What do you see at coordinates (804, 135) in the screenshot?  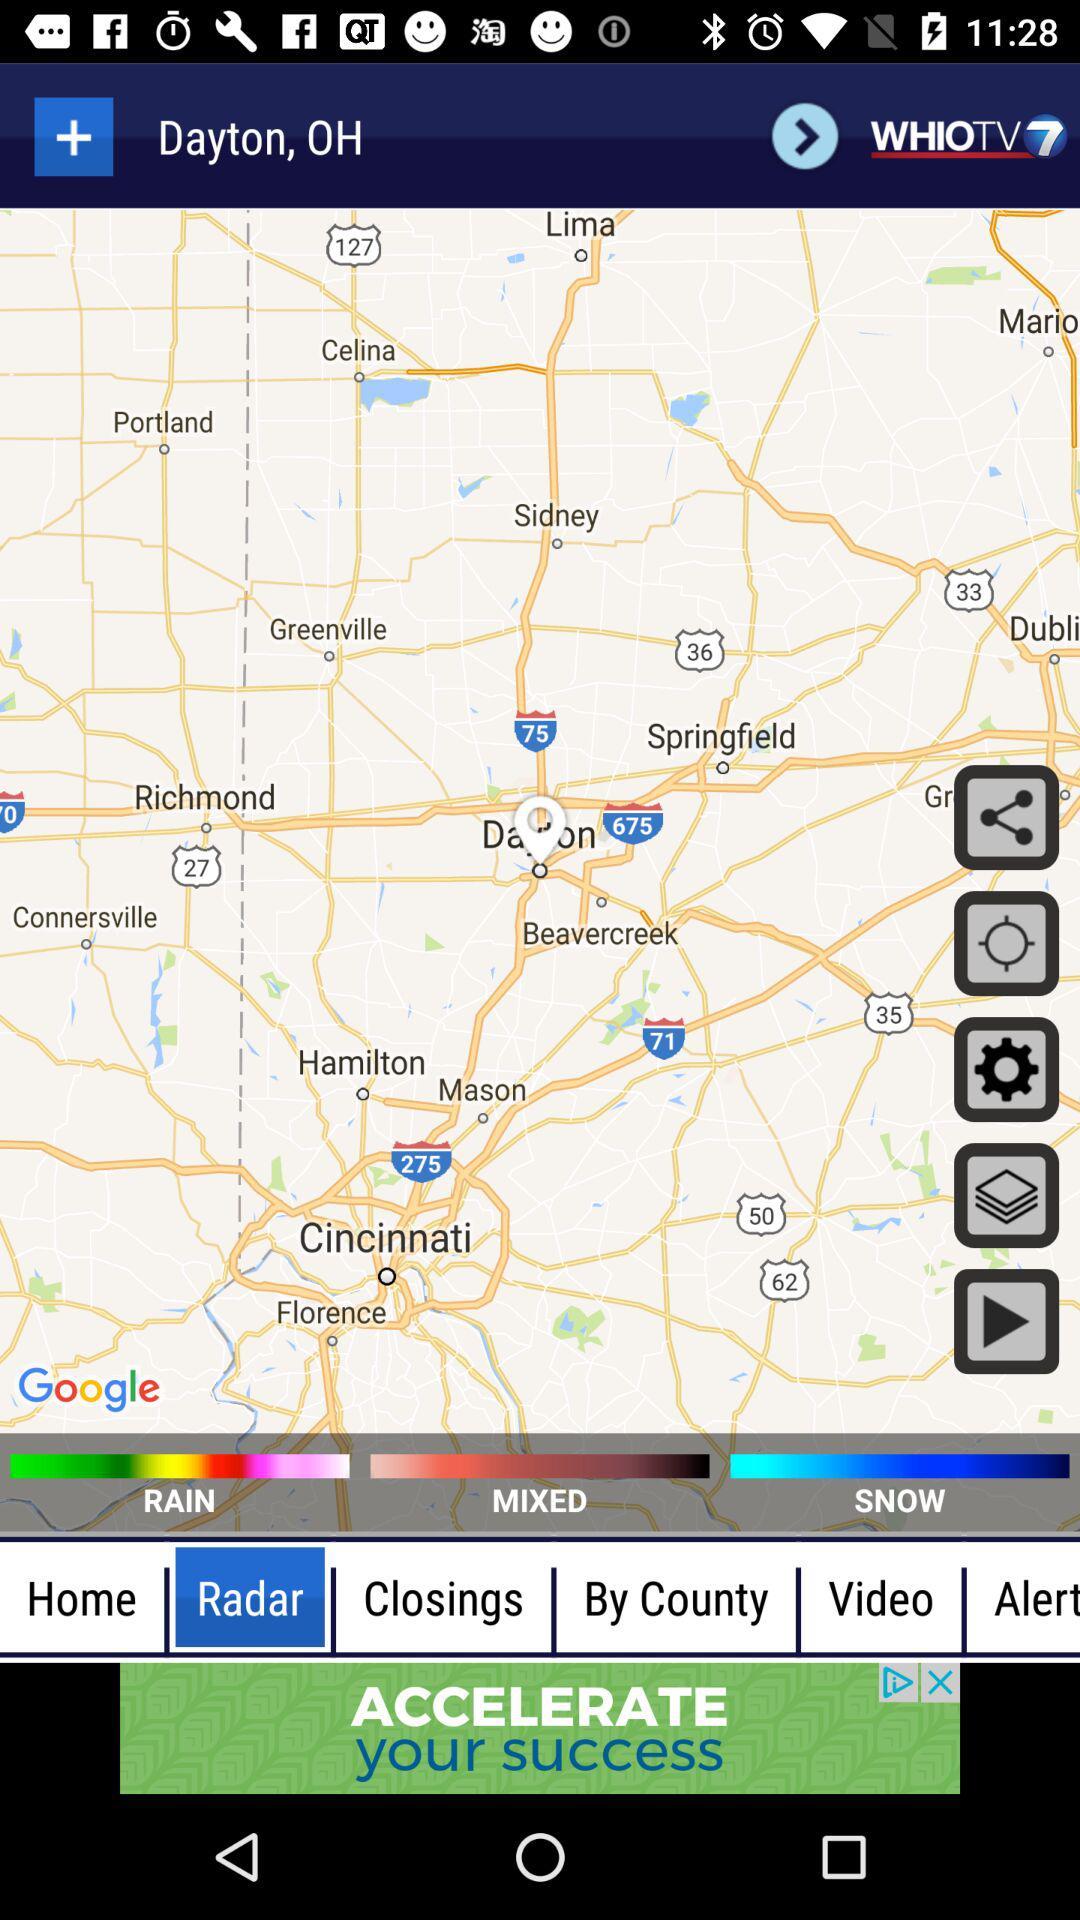 I see `next` at bounding box center [804, 135].